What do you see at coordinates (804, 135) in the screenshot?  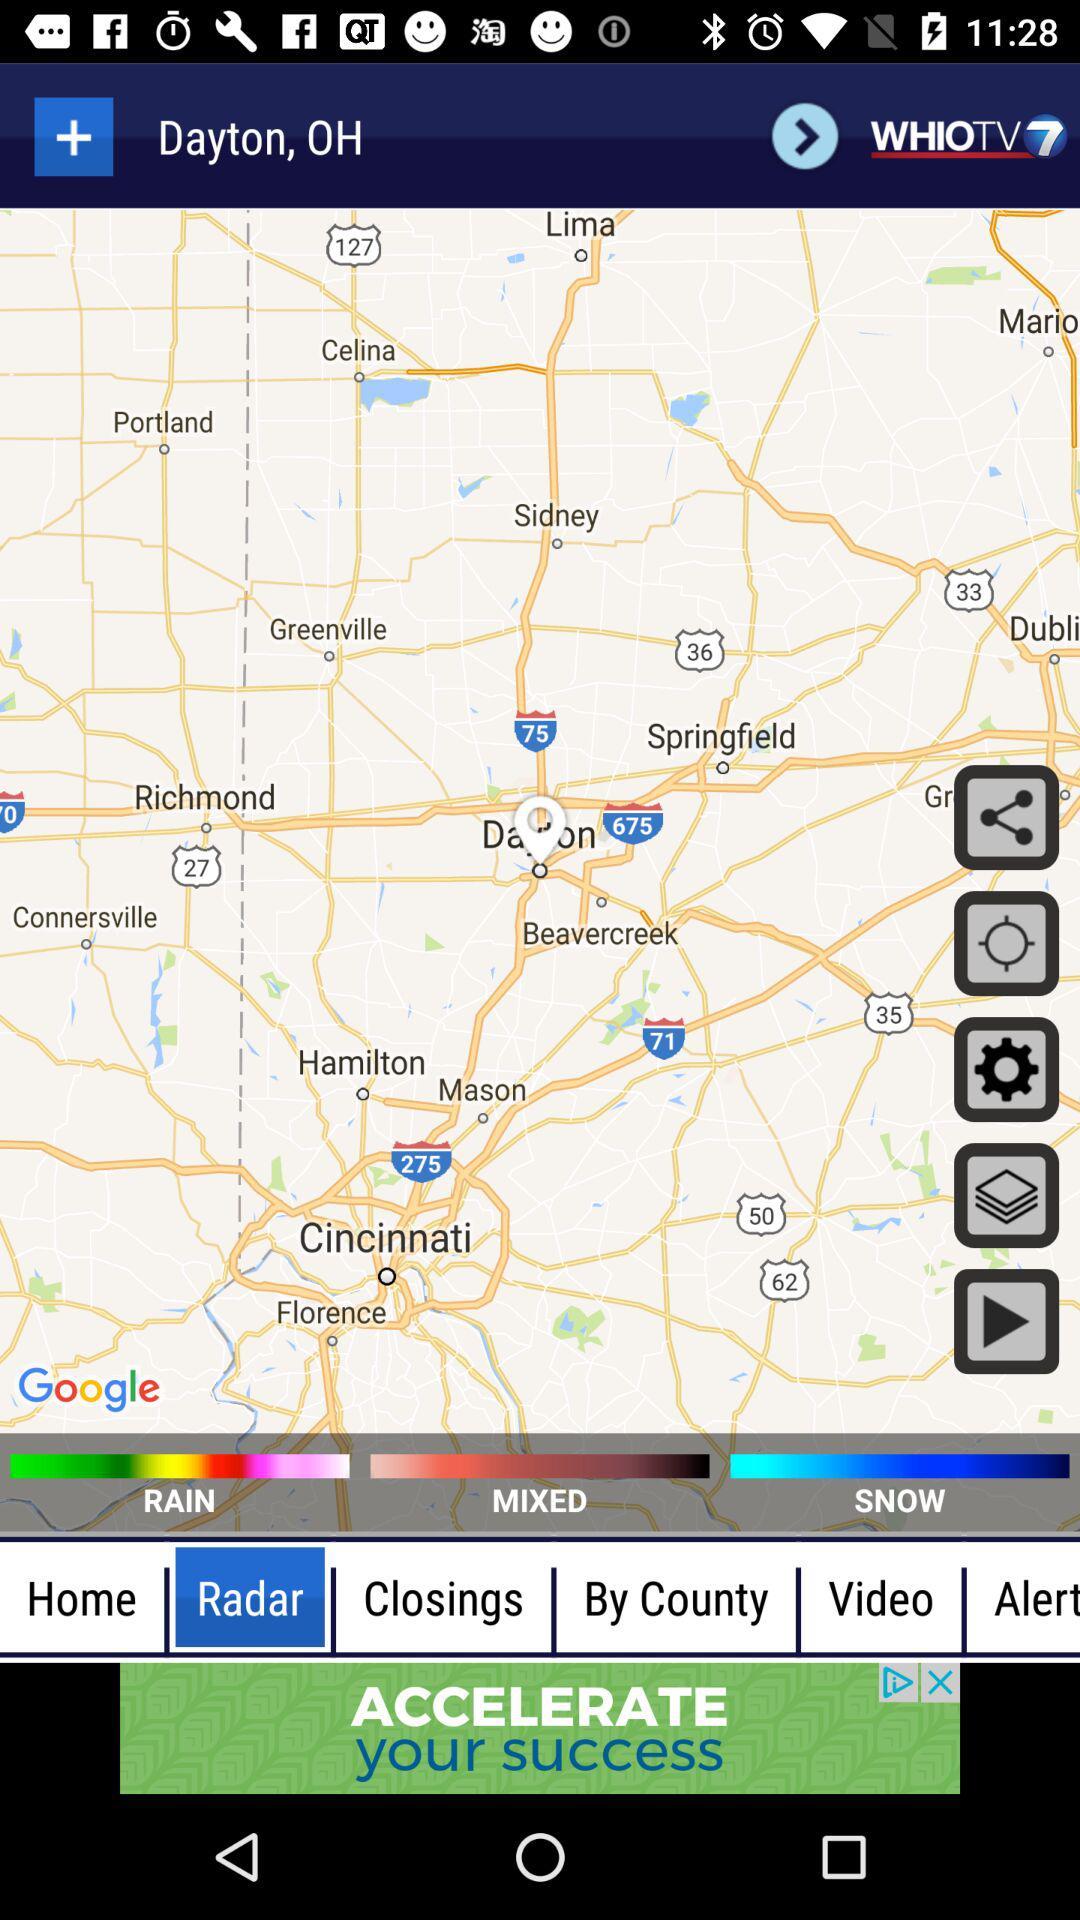 I see `next` at bounding box center [804, 135].